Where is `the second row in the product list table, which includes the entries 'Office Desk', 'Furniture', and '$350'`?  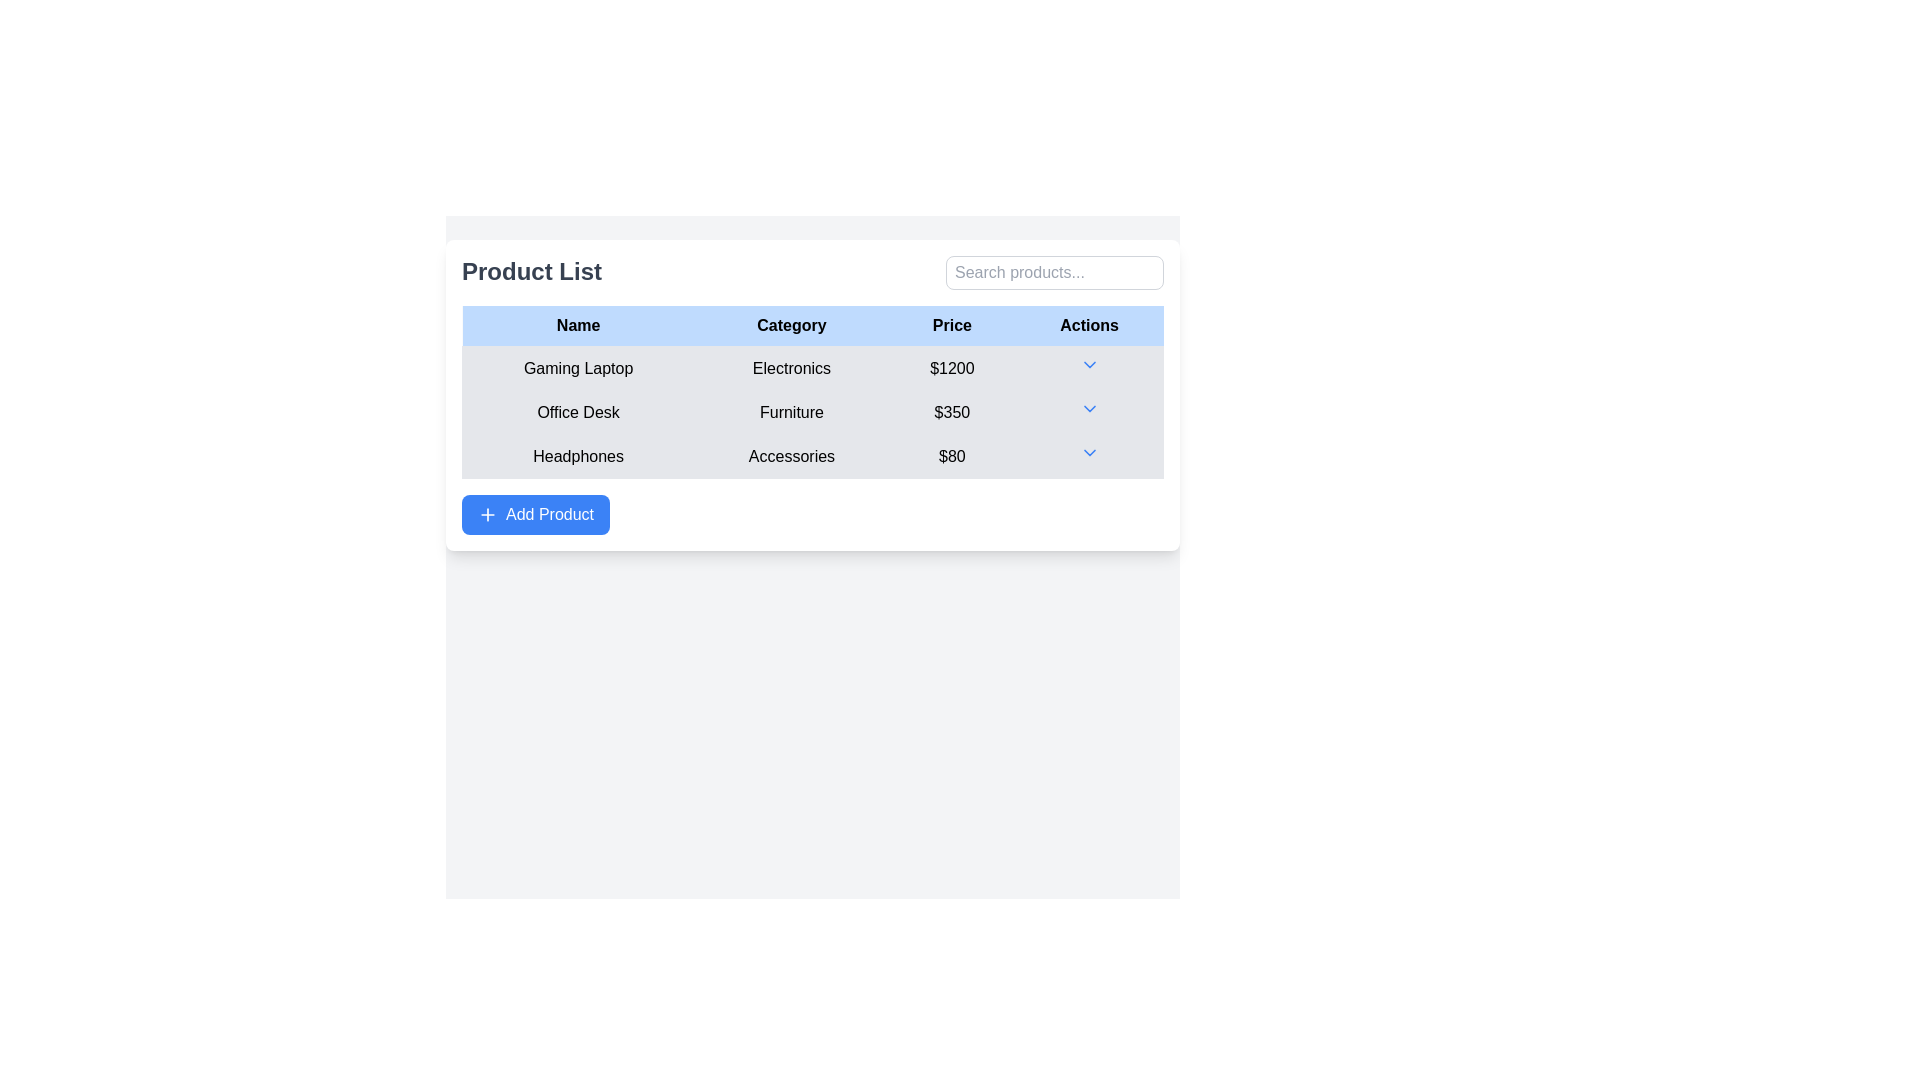 the second row in the product list table, which includes the entries 'Office Desk', 'Furniture', and '$350' is located at coordinates (812, 411).